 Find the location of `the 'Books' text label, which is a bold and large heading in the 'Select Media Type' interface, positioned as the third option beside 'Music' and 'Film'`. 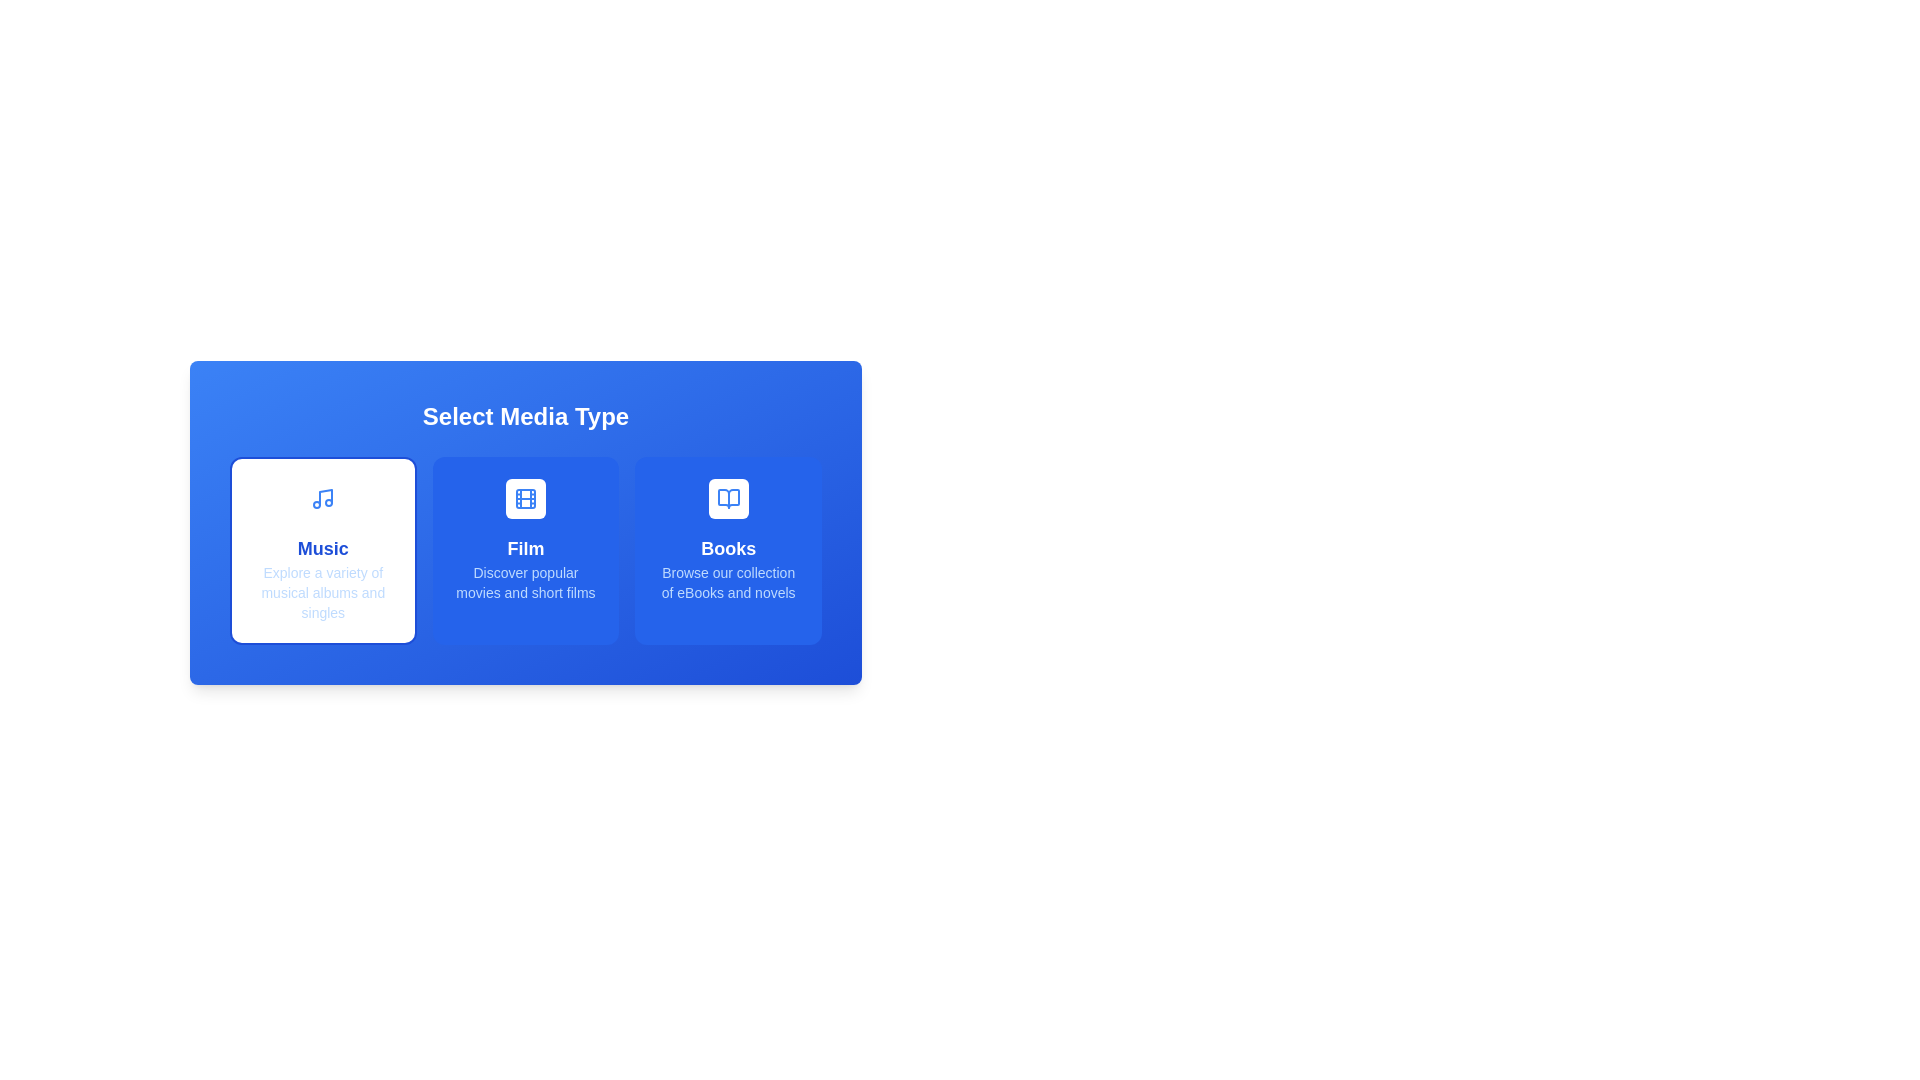

the 'Books' text label, which is a bold and large heading in the 'Select Media Type' interface, positioned as the third option beside 'Music' and 'Film' is located at coordinates (727, 548).